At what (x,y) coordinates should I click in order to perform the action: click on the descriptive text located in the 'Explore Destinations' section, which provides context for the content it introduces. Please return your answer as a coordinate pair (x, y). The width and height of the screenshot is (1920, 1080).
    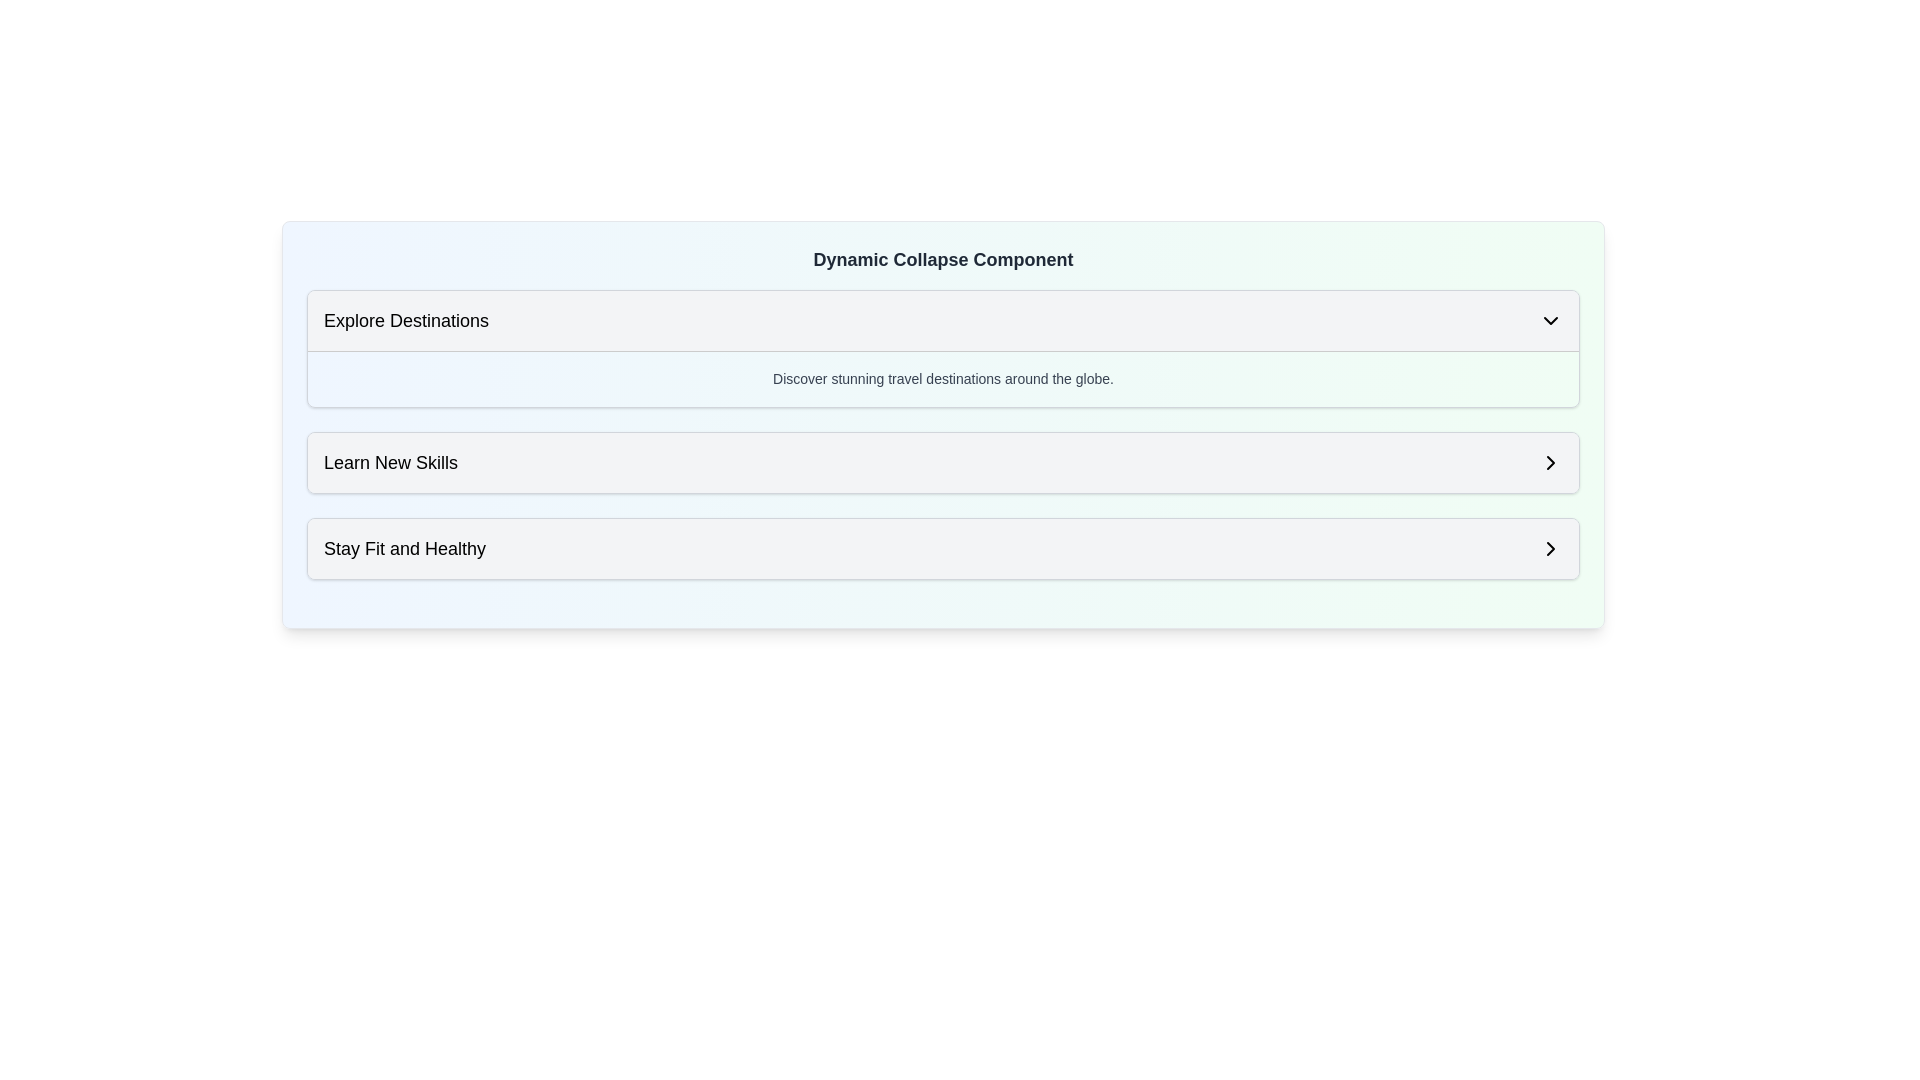
    Looking at the image, I should click on (942, 379).